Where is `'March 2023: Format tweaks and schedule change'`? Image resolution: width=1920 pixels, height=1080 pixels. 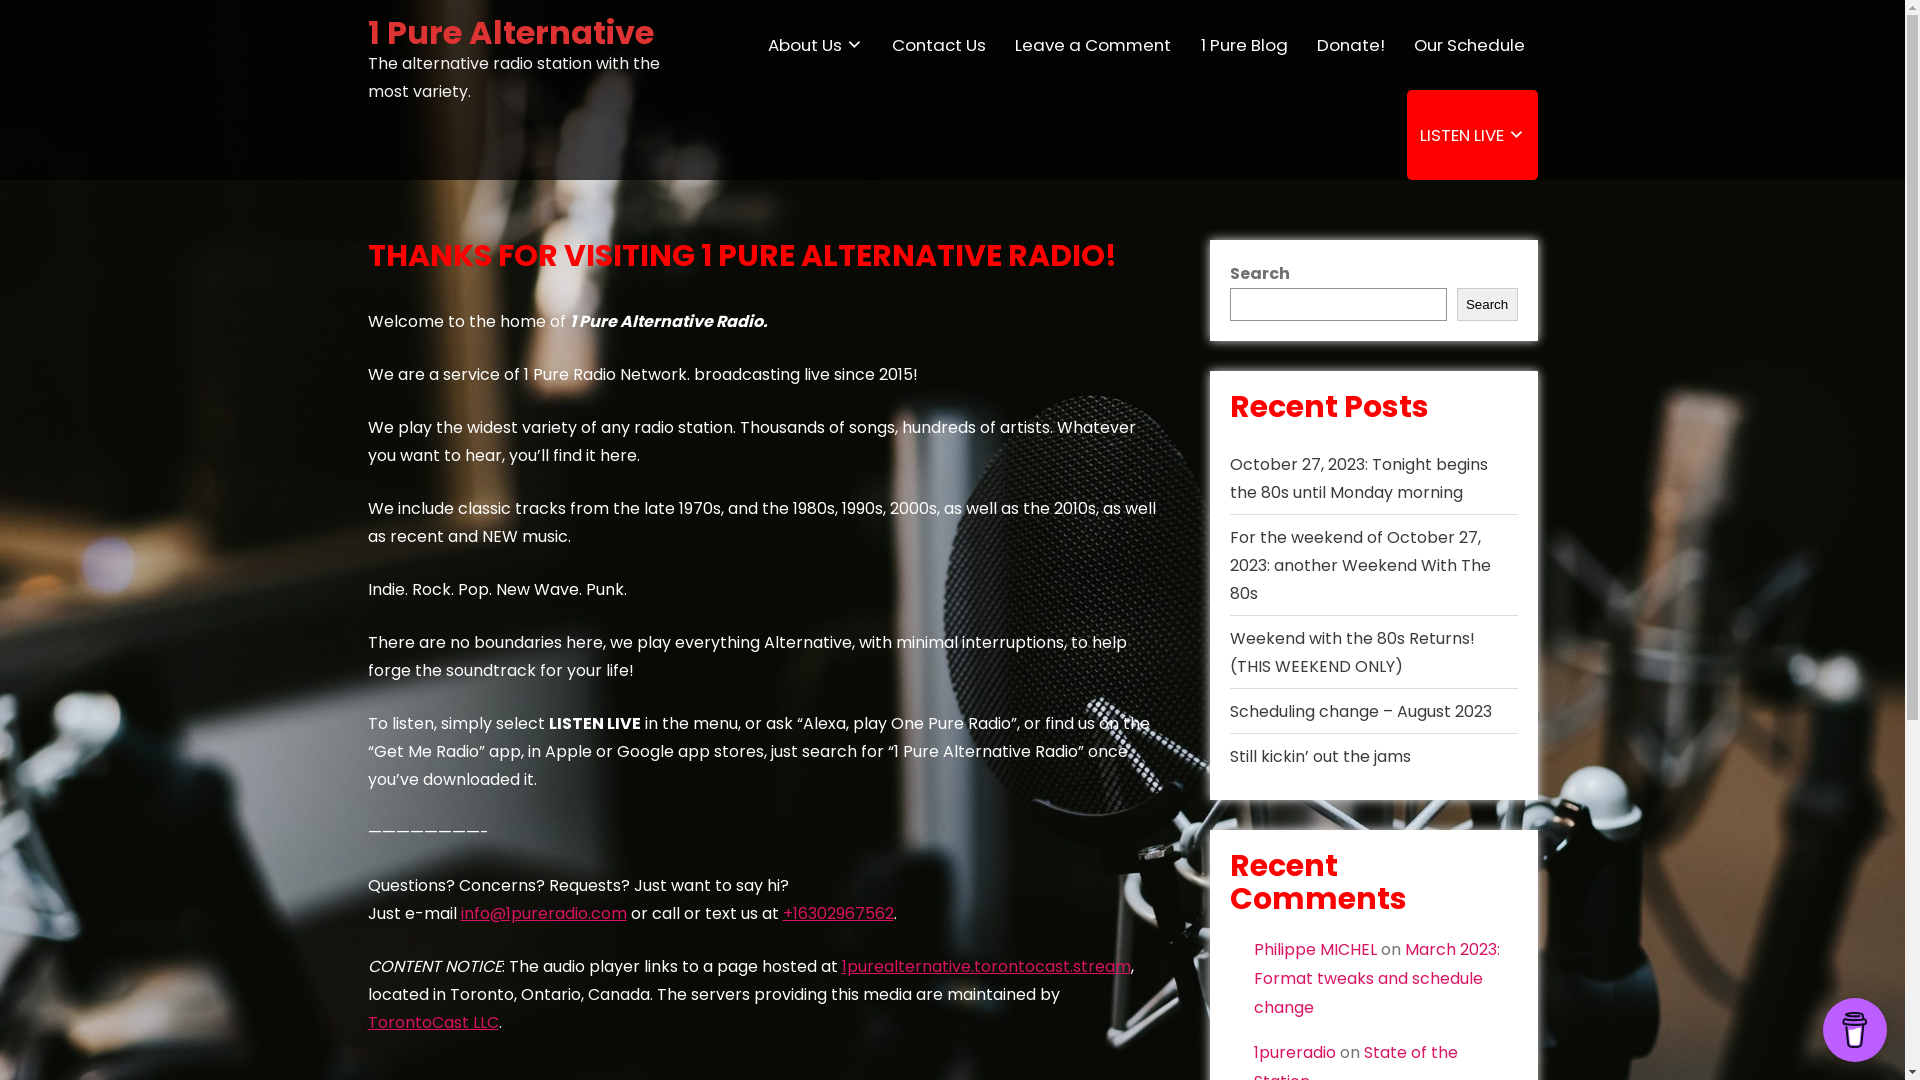 'March 2023: Format tweaks and schedule change' is located at coordinates (1376, 977).